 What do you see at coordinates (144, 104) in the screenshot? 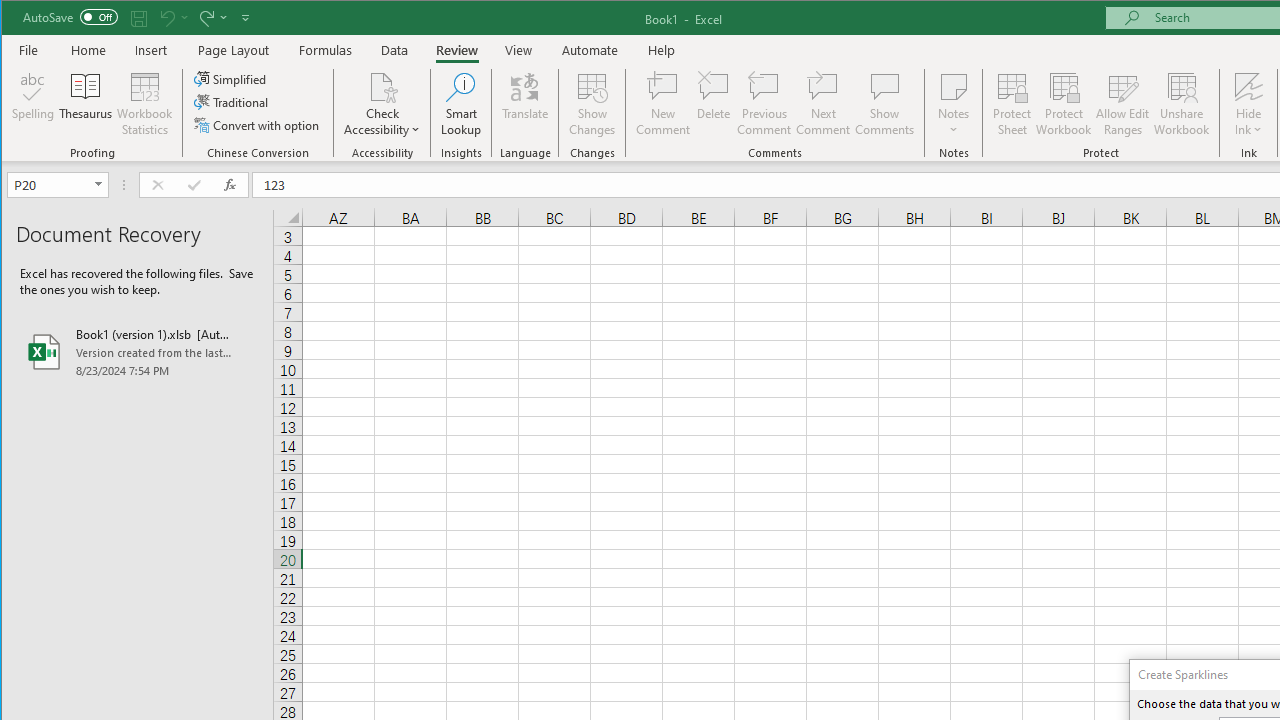
I see `'Workbook Statistics'` at bounding box center [144, 104].